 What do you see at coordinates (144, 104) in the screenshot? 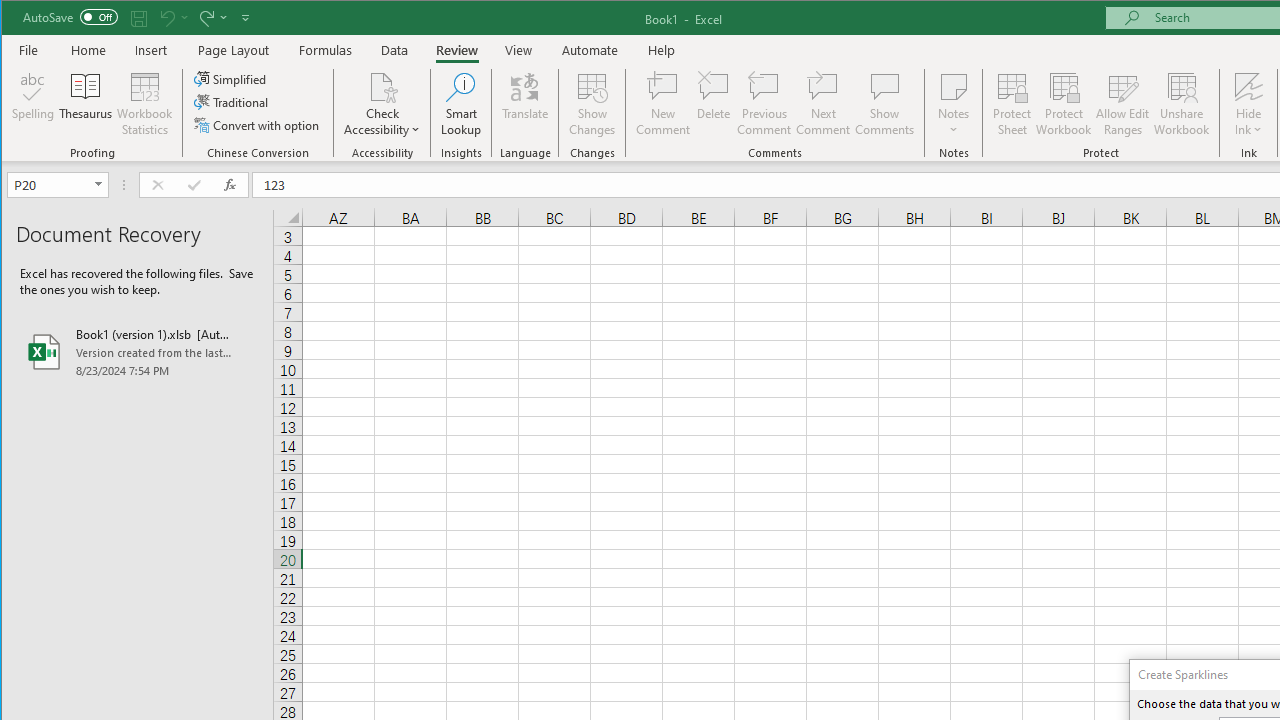
I see `'Workbook Statistics'` at bounding box center [144, 104].